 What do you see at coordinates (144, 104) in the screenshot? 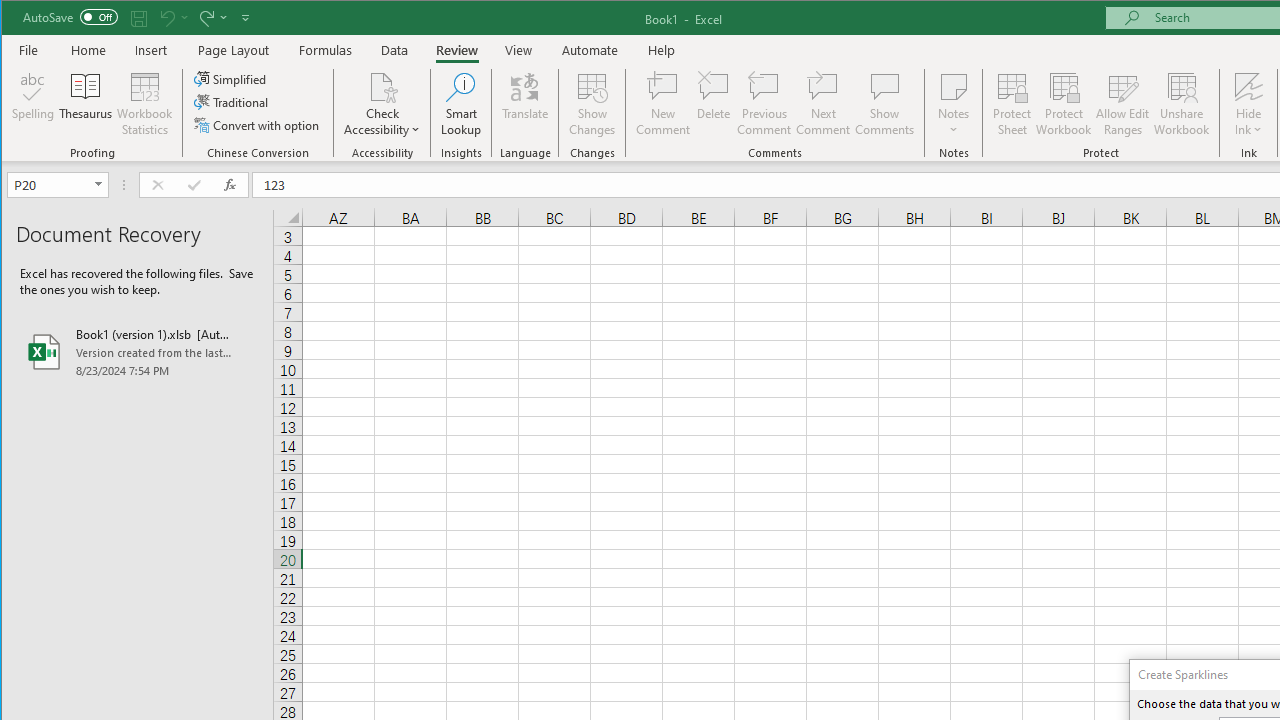
I see `'Workbook Statistics'` at bounding box center [144, 104].